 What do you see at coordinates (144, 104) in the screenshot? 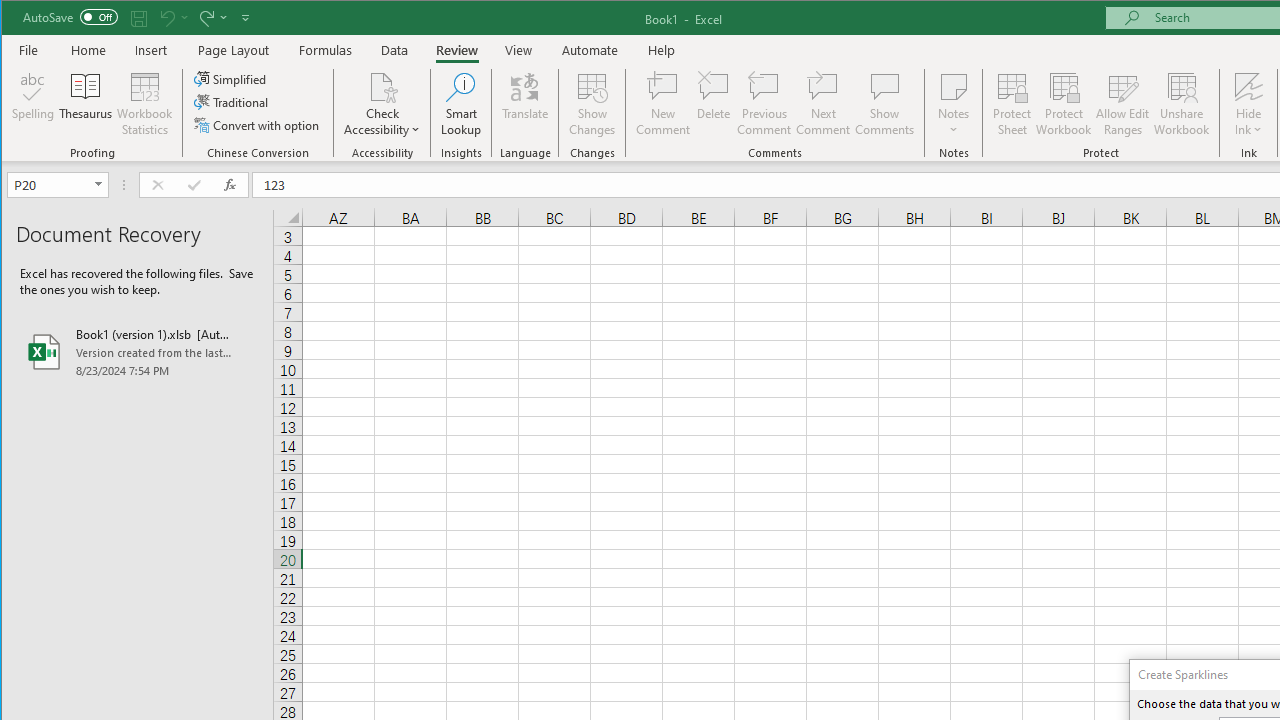
I see `'Workbook Statistics'` at bounding box center [144, 104].